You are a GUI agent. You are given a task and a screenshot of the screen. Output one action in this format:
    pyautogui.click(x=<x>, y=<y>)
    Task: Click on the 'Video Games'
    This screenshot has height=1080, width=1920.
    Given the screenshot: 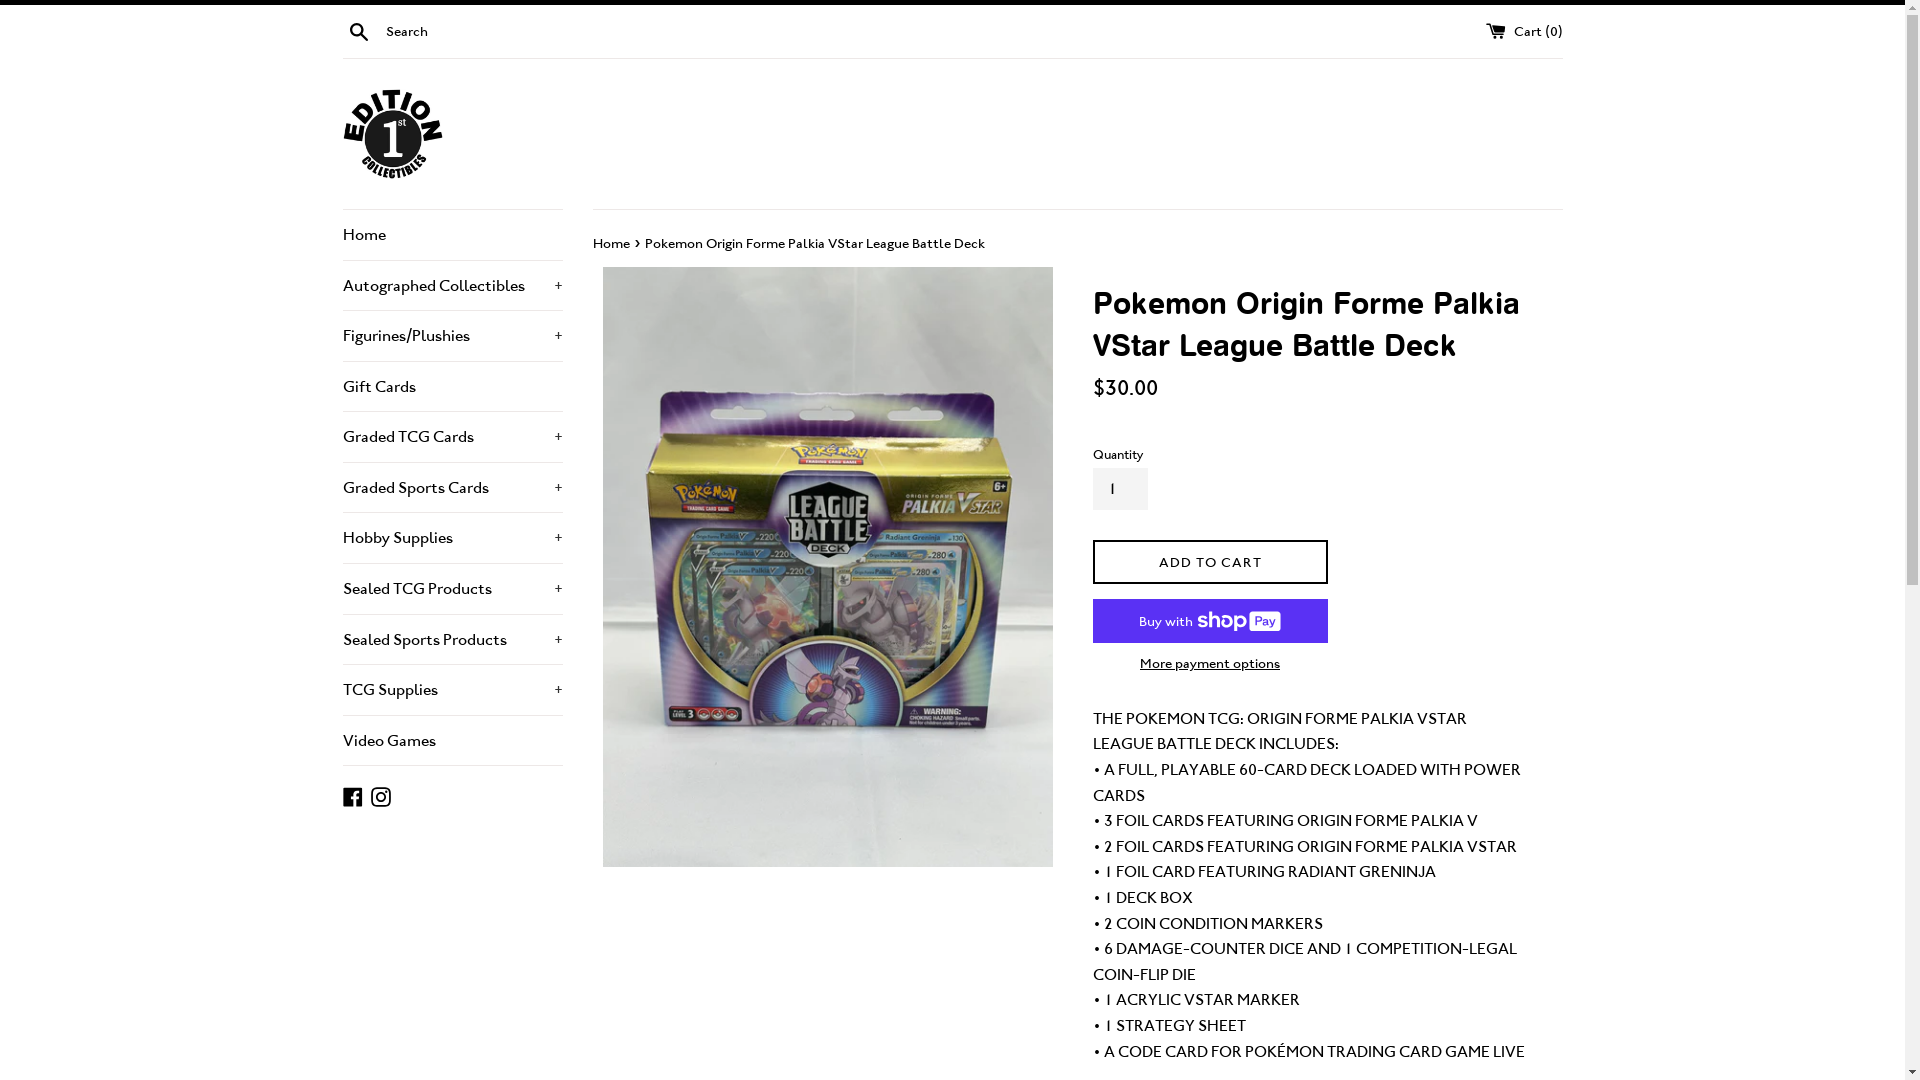 What is the action you would take?
    pyautogui.click(x=450, y=740)
    